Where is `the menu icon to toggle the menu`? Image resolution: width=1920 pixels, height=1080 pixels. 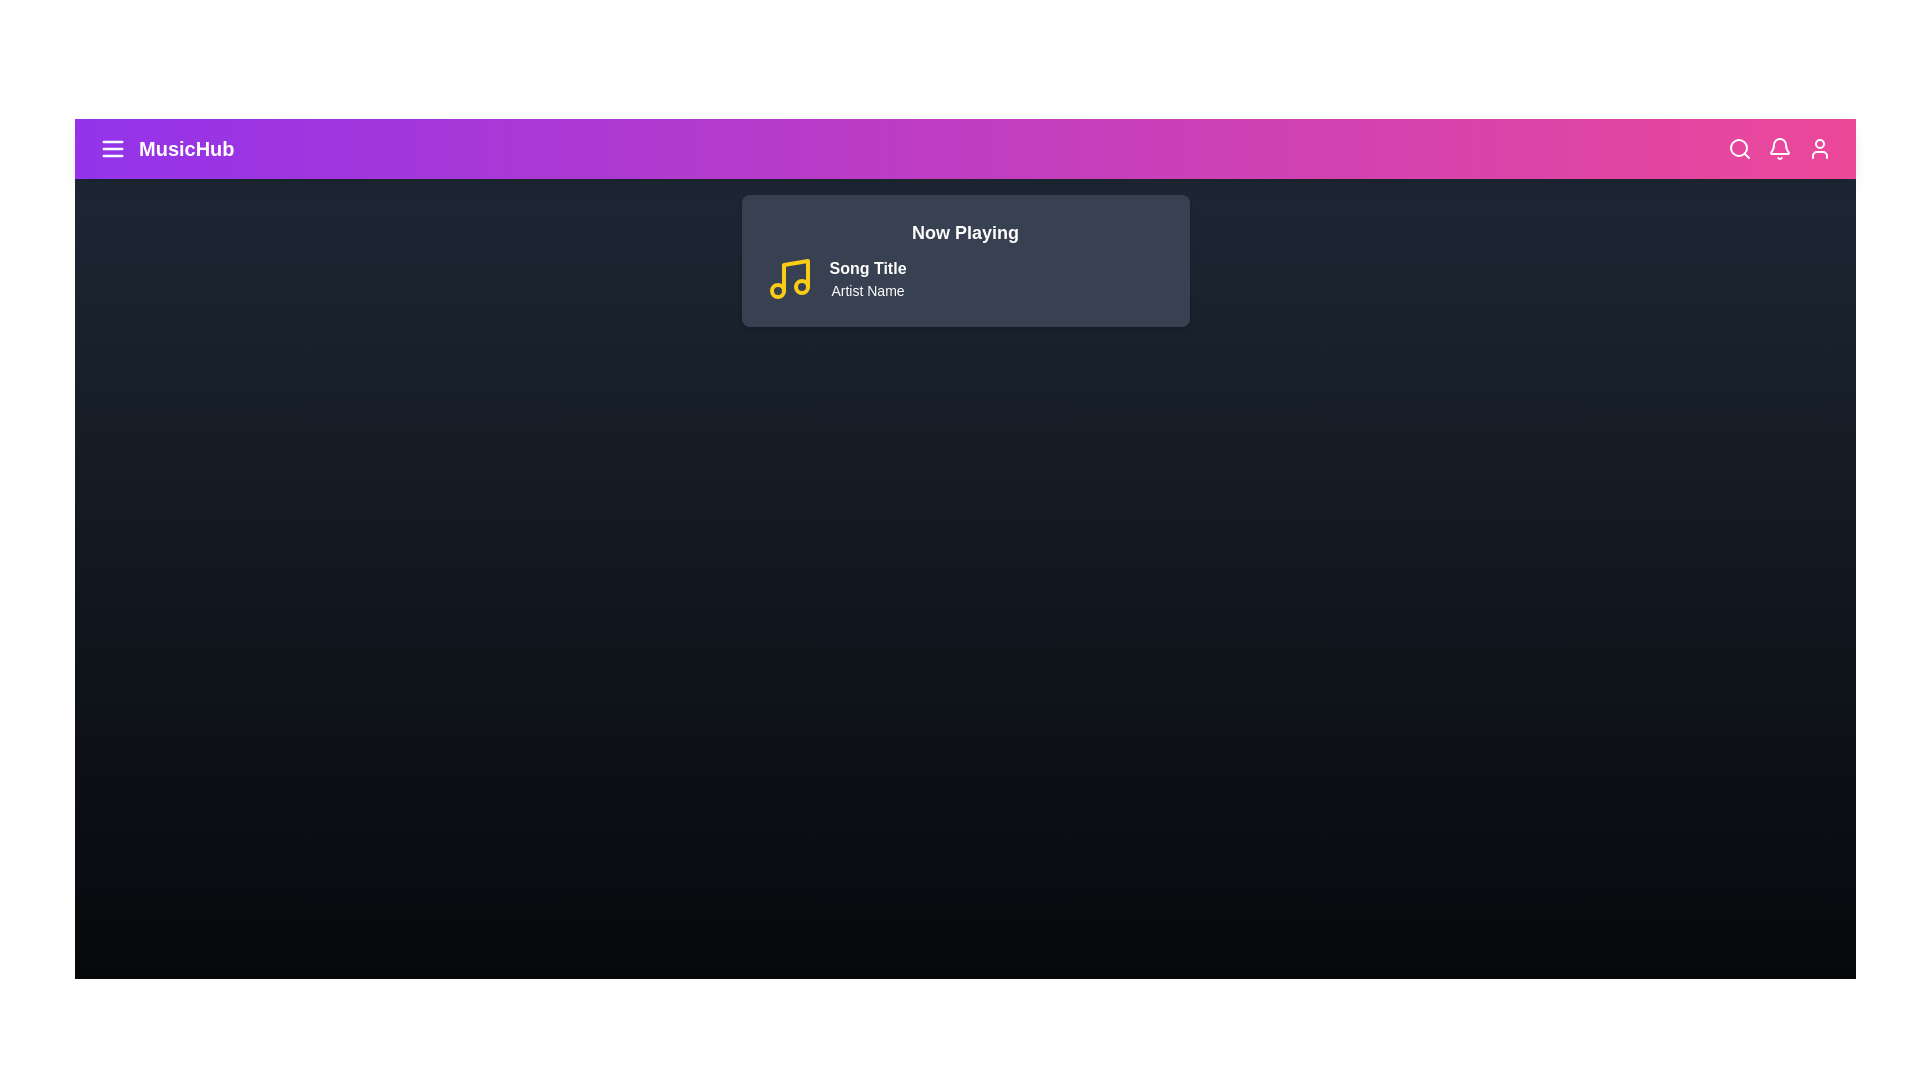
the menu icon to toggle the menu is located at coordinates (112, 148).